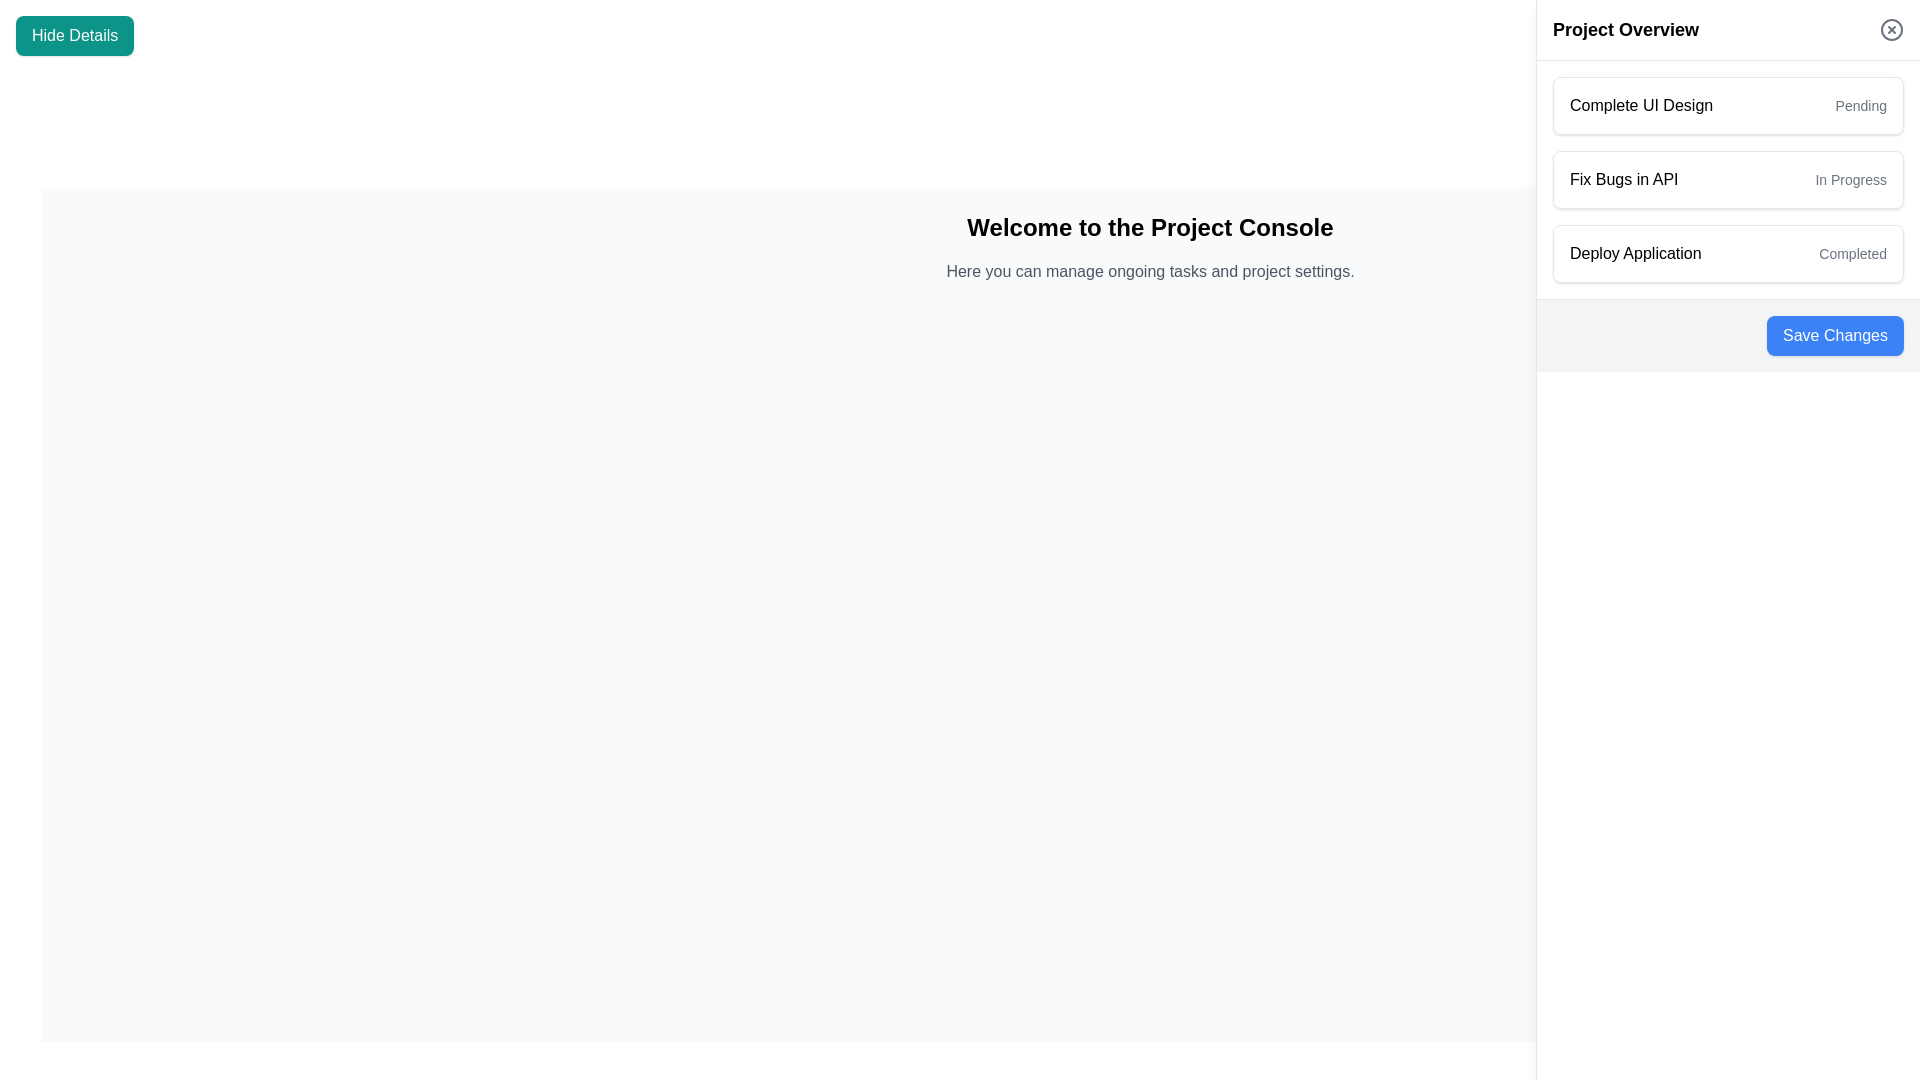 Image resolution: width=1920 pixels, height=1080 pixels. What do you see at coordinates (1727, 105) in the screenshot?
I see `labels from the informational card displaying the task 'Complete UI Design' with status 'Pending' in the right panel of the 'Project Overview.'` at bounding box center [1727, 105].